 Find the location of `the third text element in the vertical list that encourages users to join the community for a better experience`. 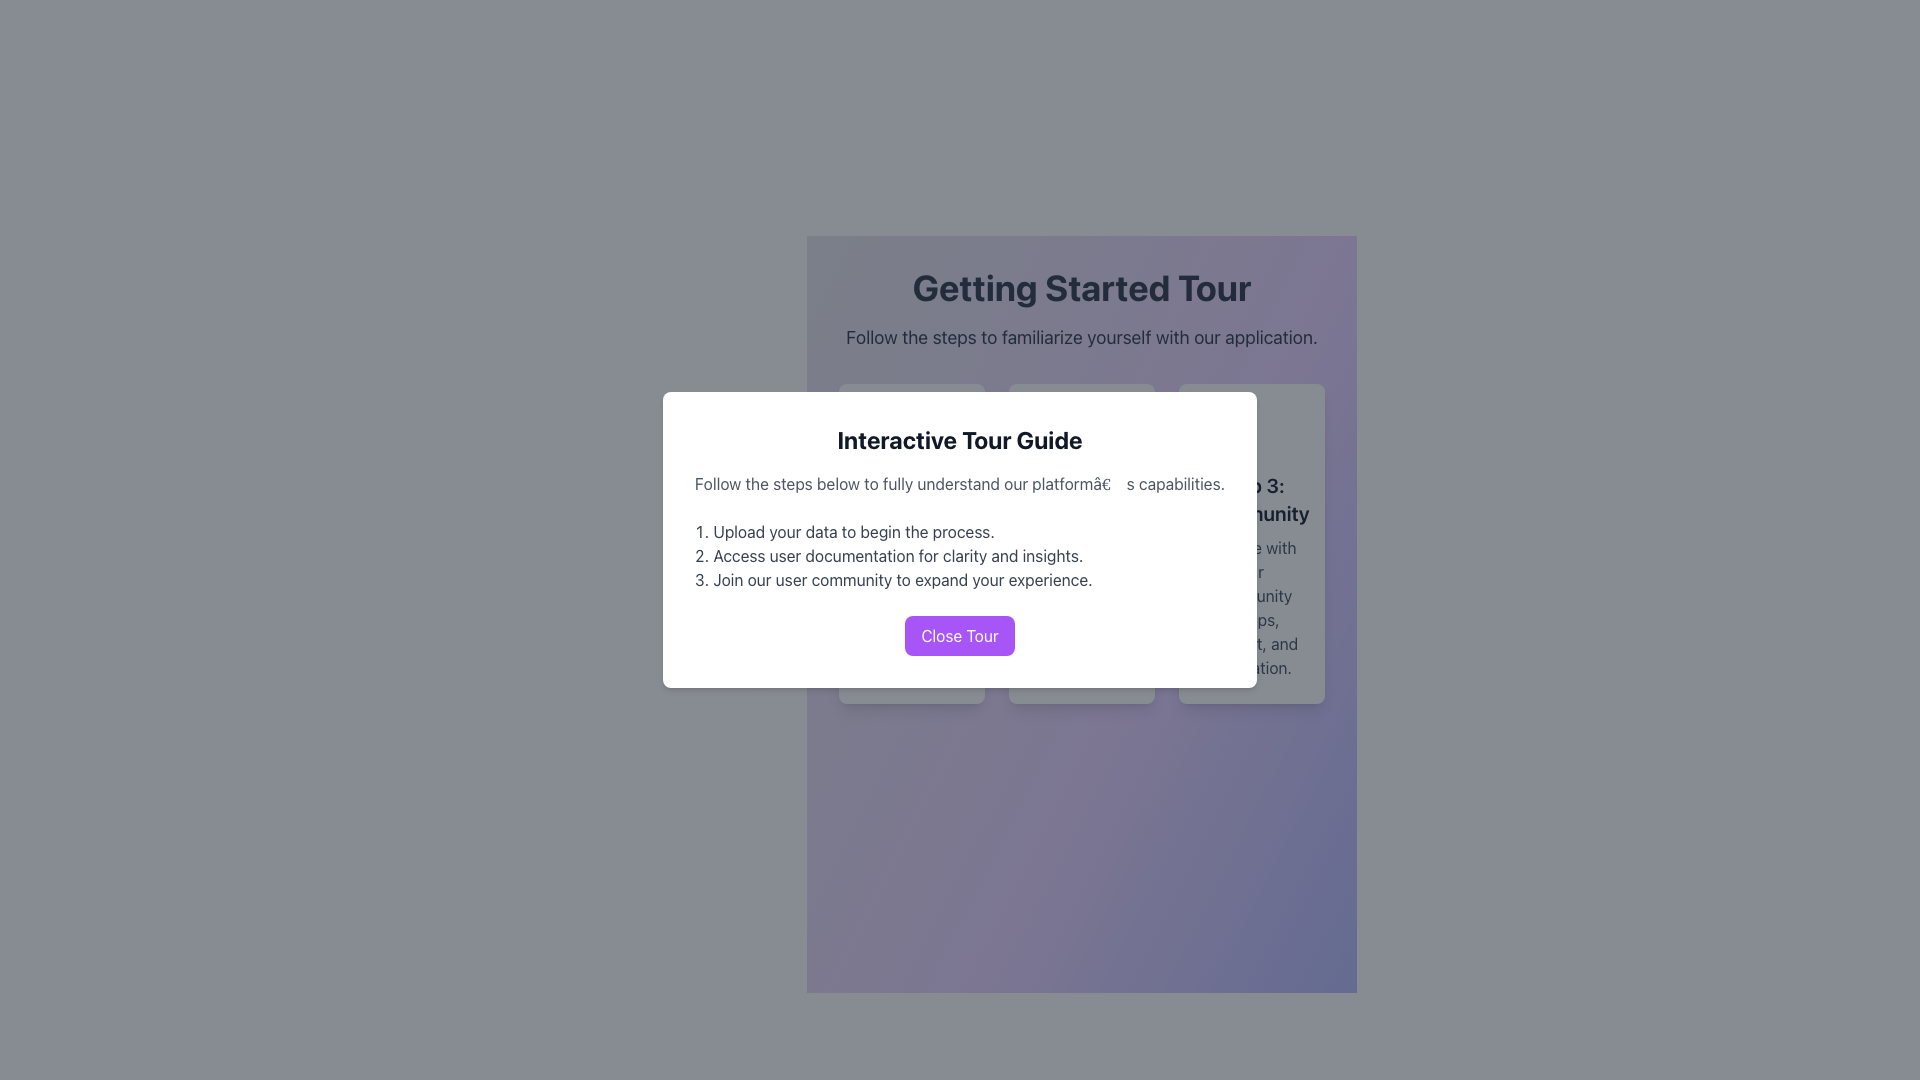

the third text element in the vertical list that encourages users to join the community for a better experience is located at coordinates (960, 579).